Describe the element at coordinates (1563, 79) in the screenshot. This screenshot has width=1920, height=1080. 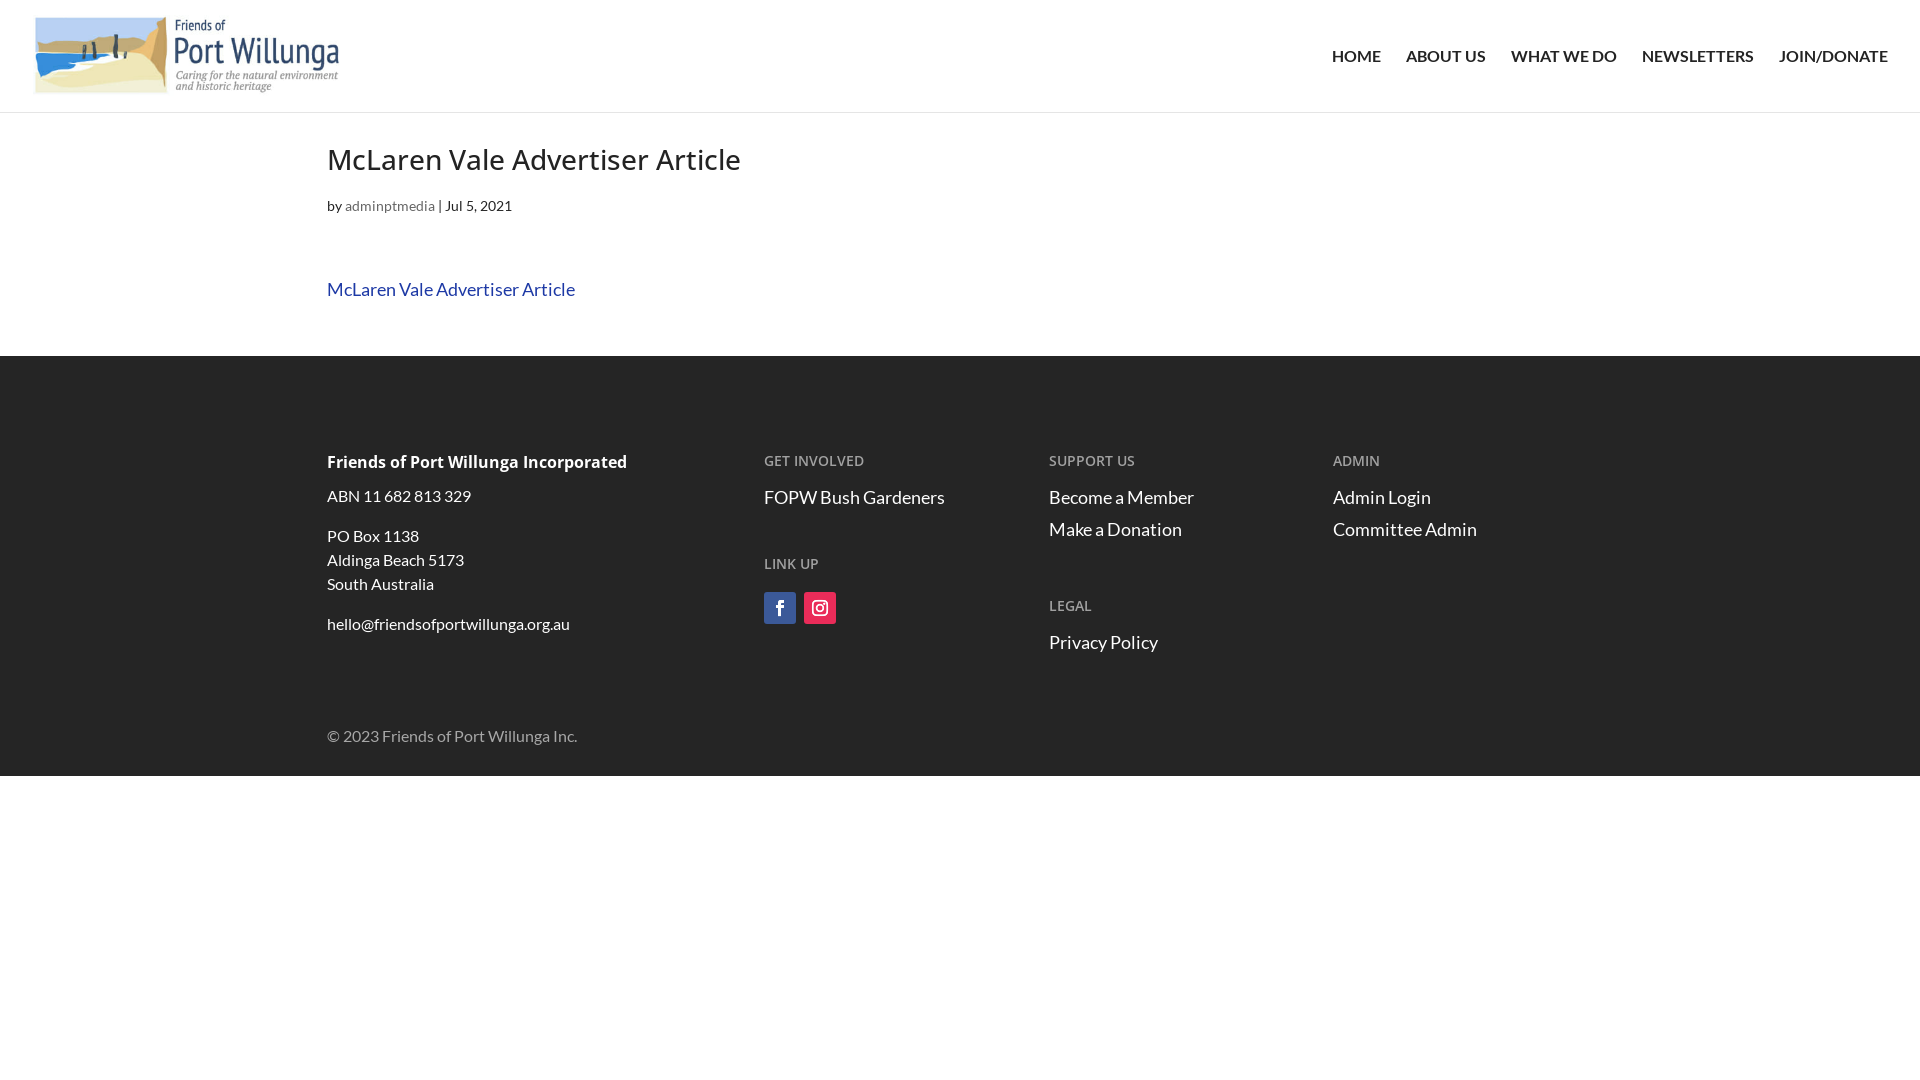
I see `'WHAT WE DO'` at that location.